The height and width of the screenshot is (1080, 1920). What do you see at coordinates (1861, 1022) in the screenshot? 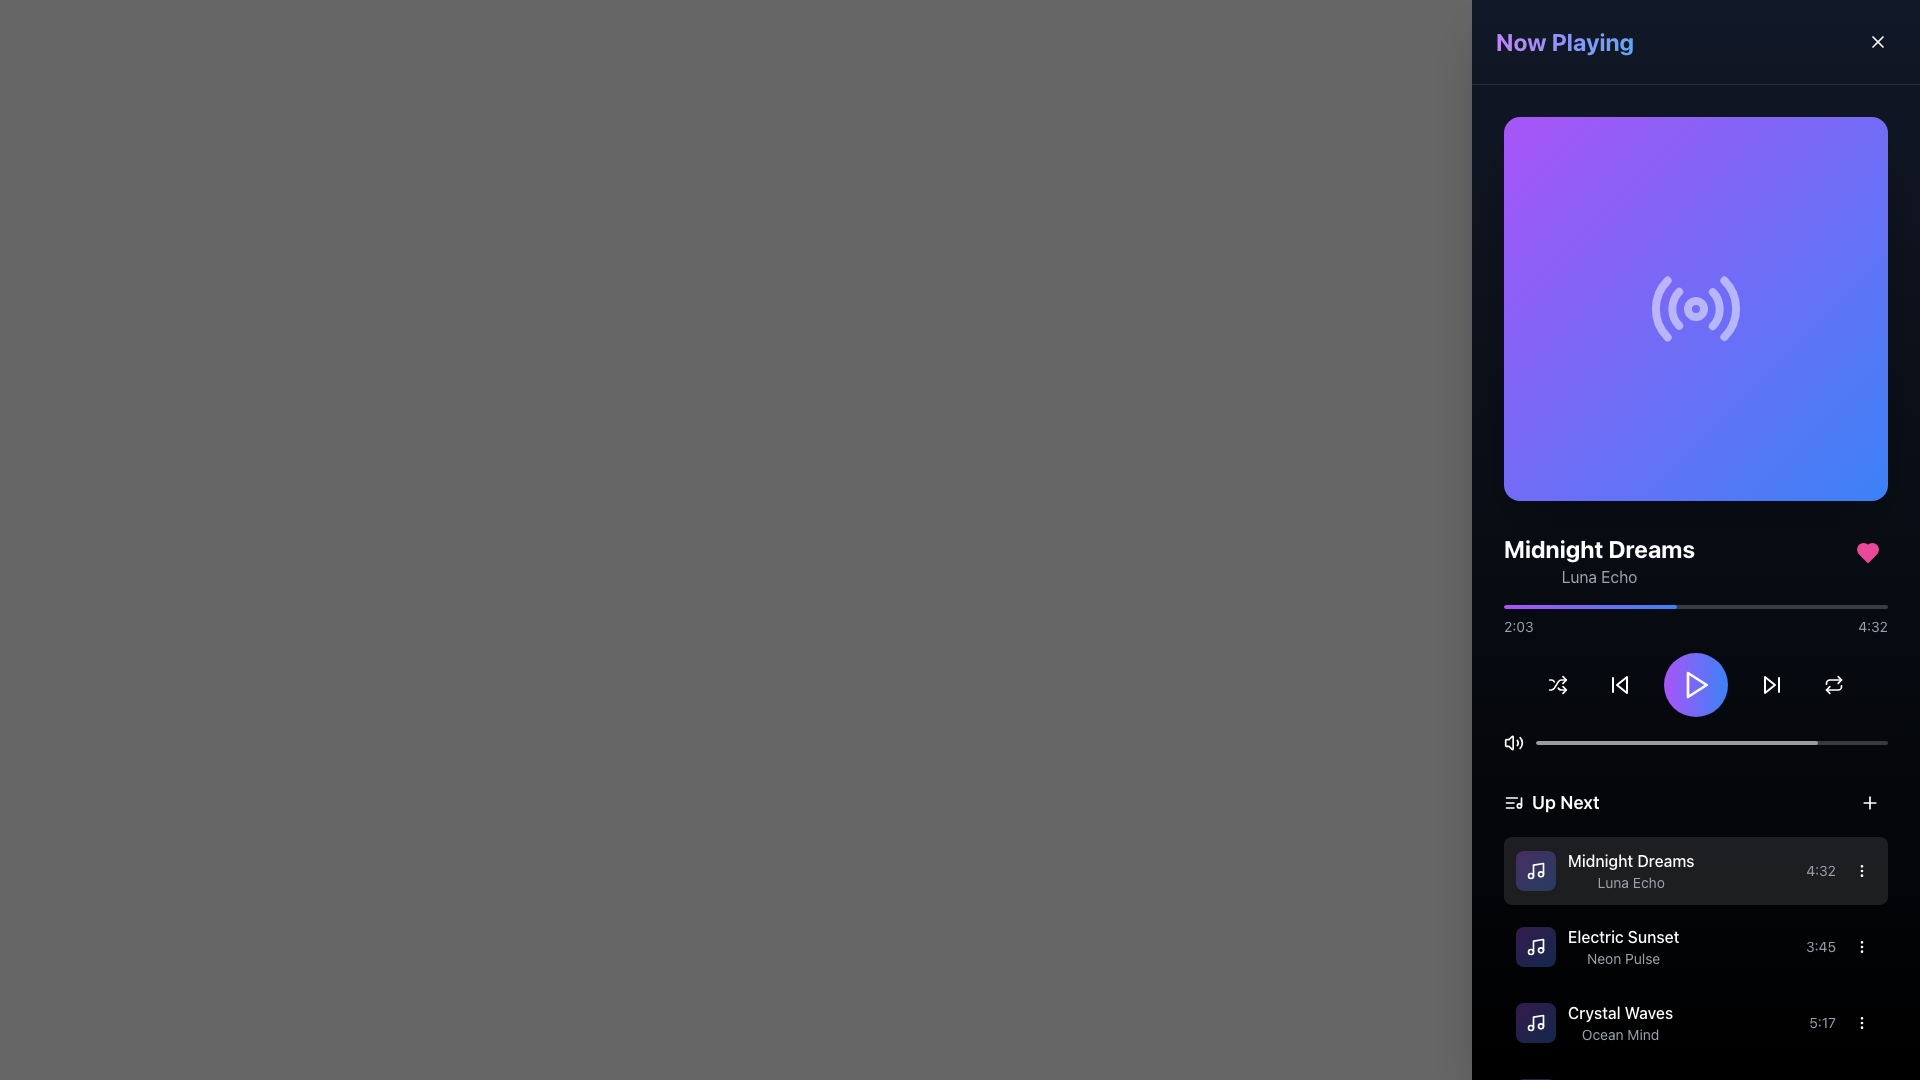
I see `the vertical ellipsis menu icon for the 'Crystal Waves' song in the 'Up Next' playlist` at bounding box center [1861, 1022].